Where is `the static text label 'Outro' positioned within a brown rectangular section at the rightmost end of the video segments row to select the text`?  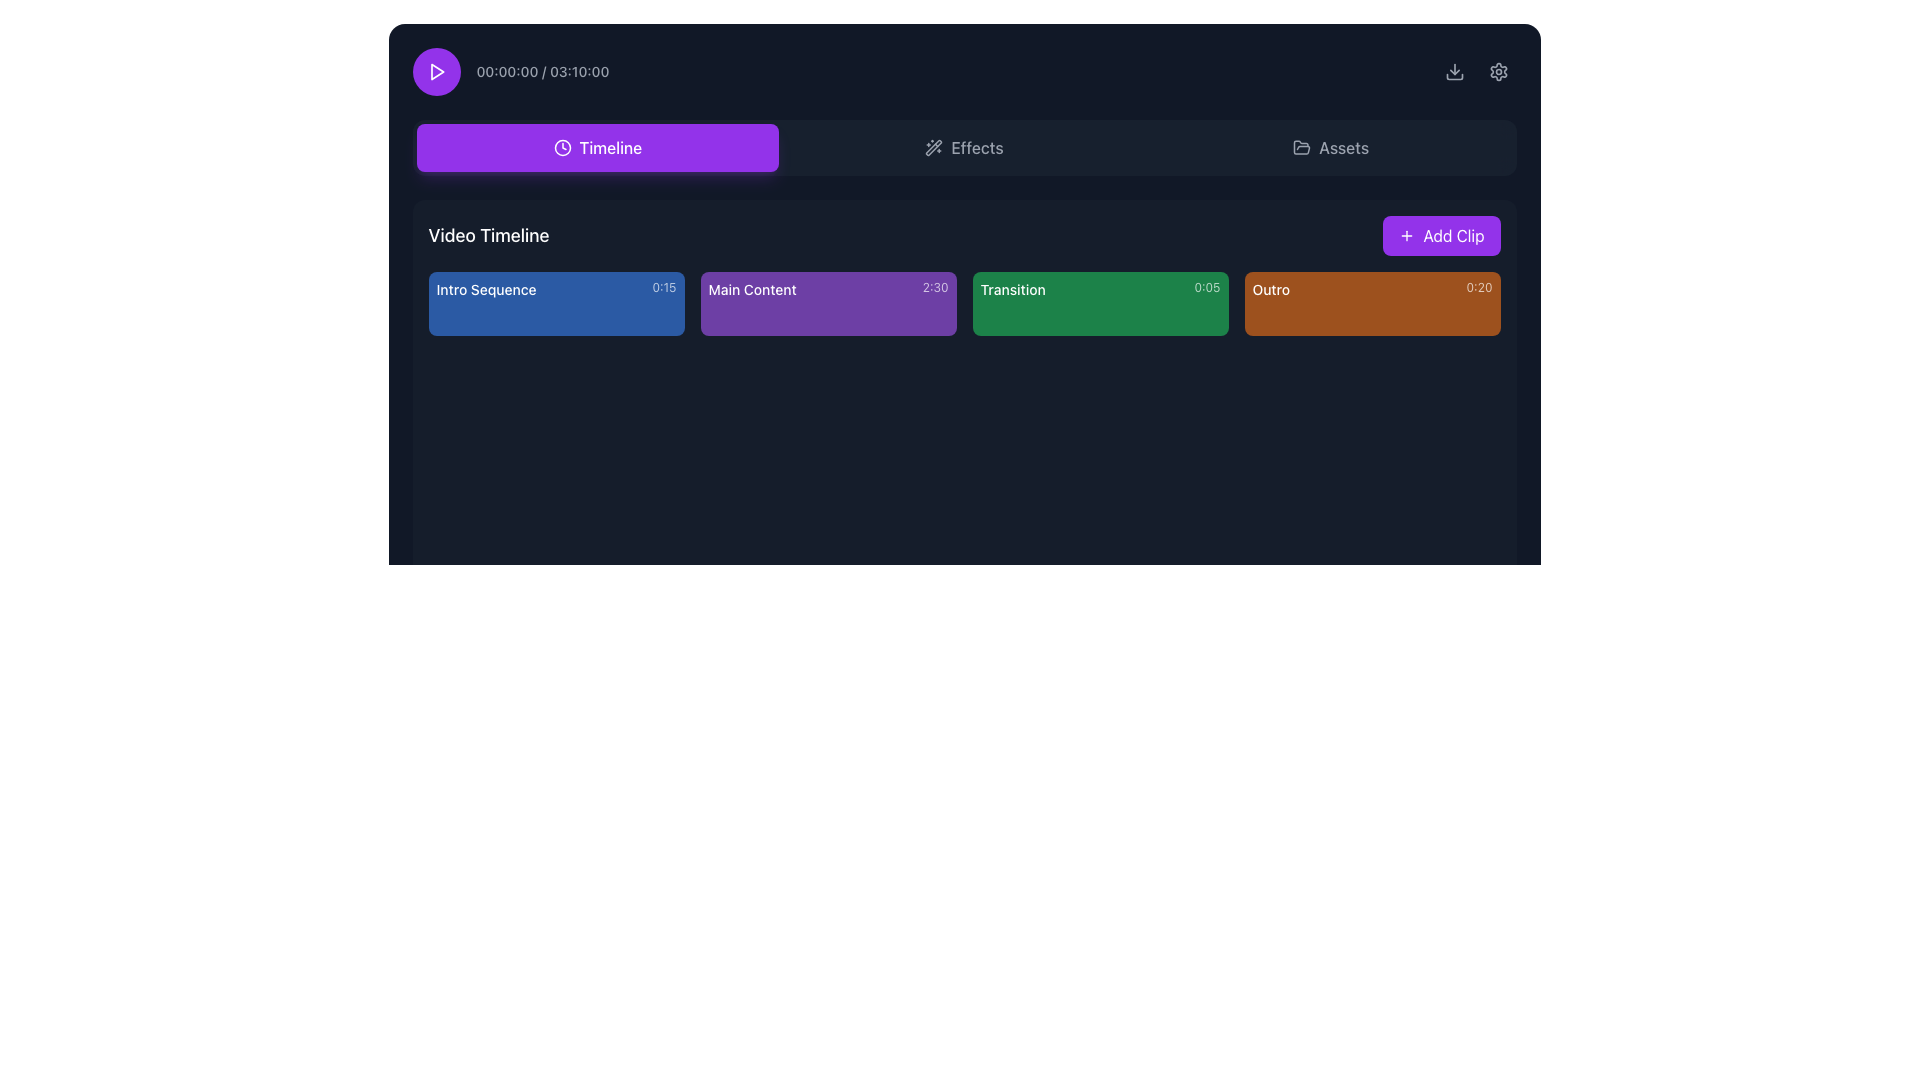
the static text label 'Outro' positioned within a brown rectangular section at the rightmost end of the video segments row to select the text is located at coordinates (1270, 289).